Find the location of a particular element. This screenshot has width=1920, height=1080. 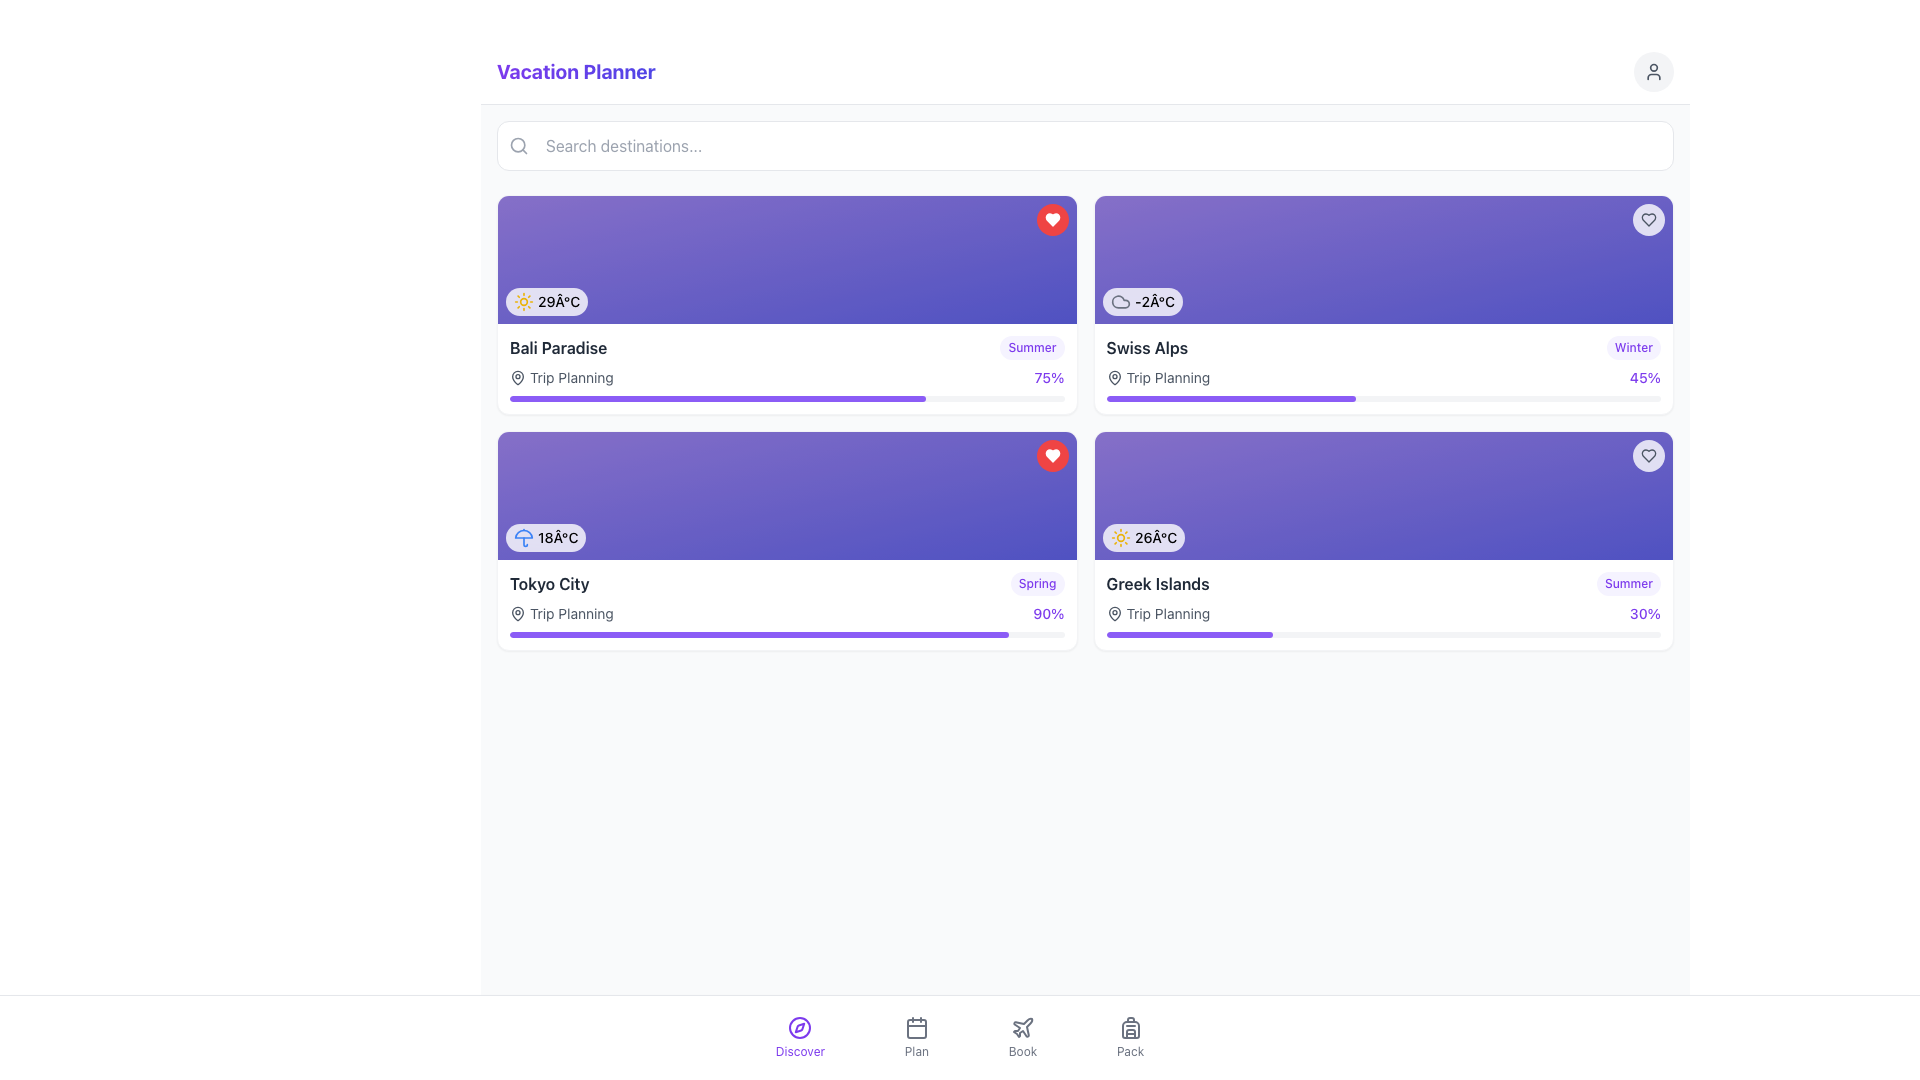

the text label with an icon indicating the status or category related to trip planning for 'Bali Paradise', positioned below the title and above the progress bar is located at coordinates (560, 378).